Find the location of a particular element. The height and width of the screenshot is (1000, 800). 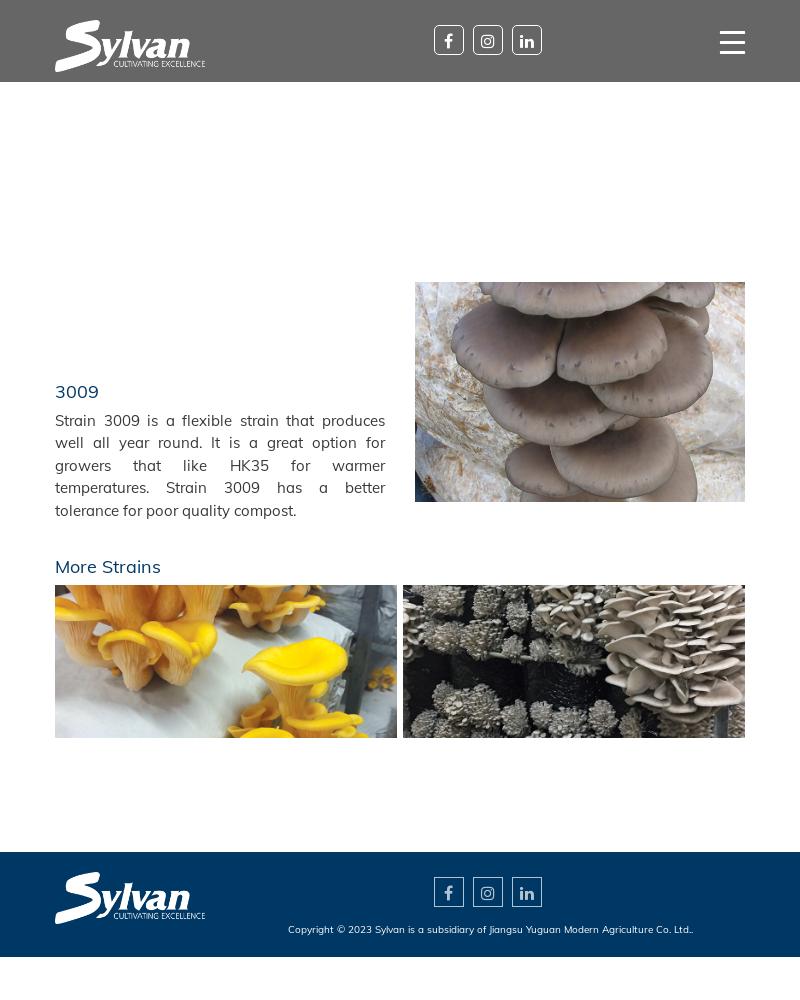

'3009' is located at coordinates (77, 390).